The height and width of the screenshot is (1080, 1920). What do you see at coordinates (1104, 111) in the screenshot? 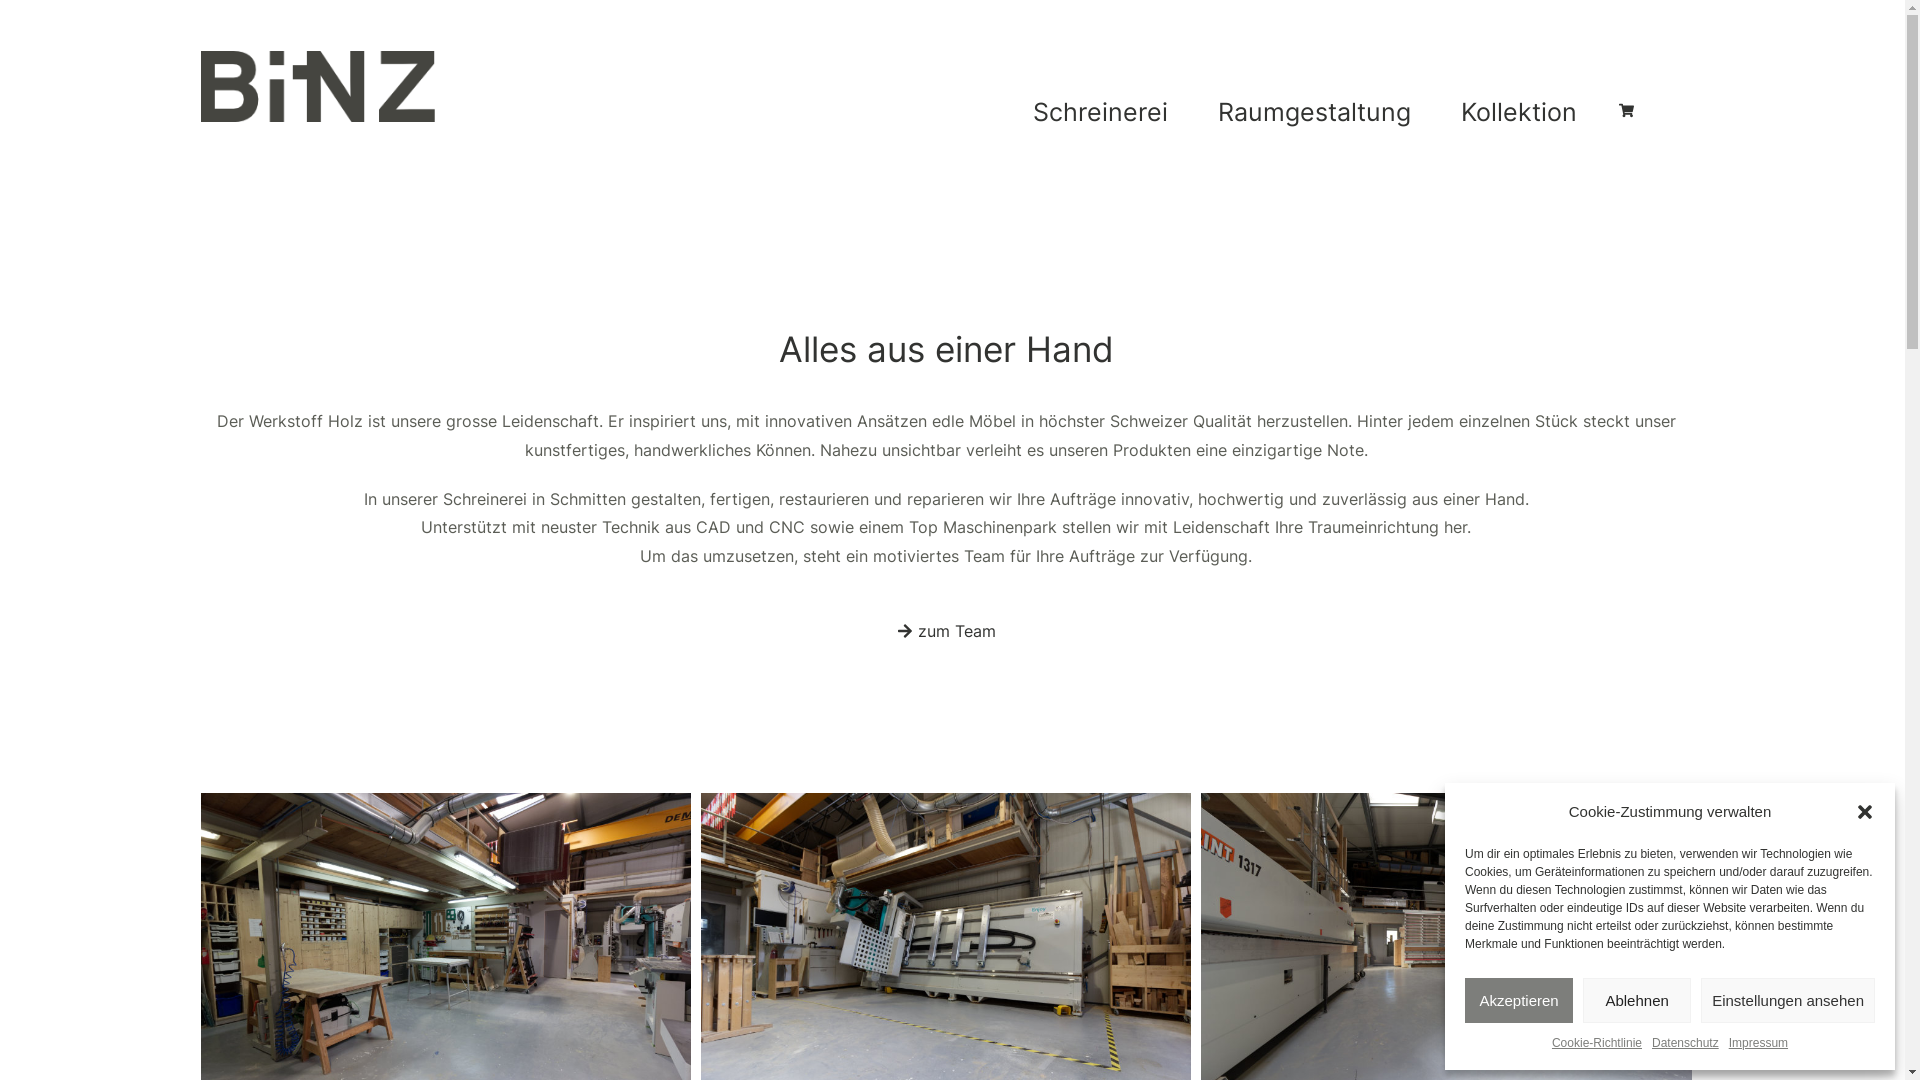
I see `'Schreinerei'` at bounding box center [1104, 111].